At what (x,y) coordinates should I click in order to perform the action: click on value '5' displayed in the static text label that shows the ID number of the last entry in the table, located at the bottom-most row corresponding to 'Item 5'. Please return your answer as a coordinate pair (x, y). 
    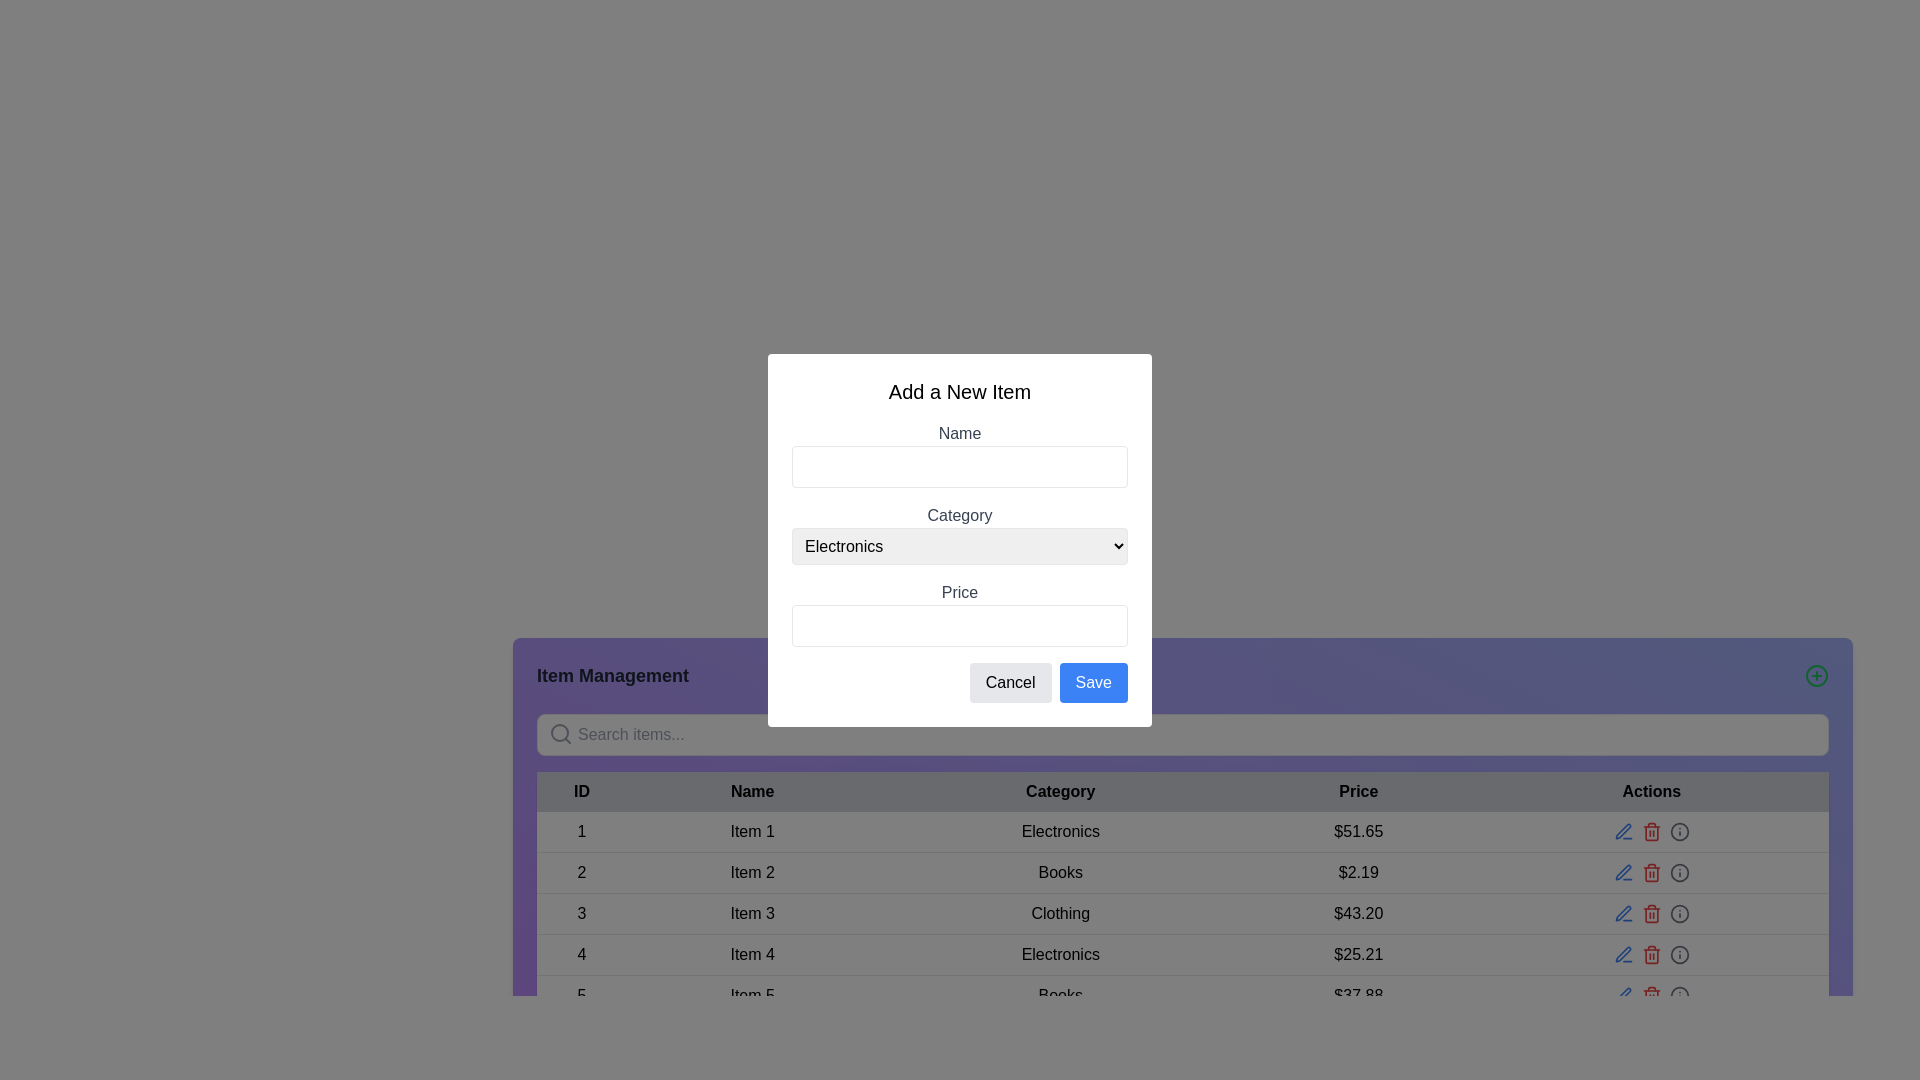
    Looking at the image, I should click on (580, 995).